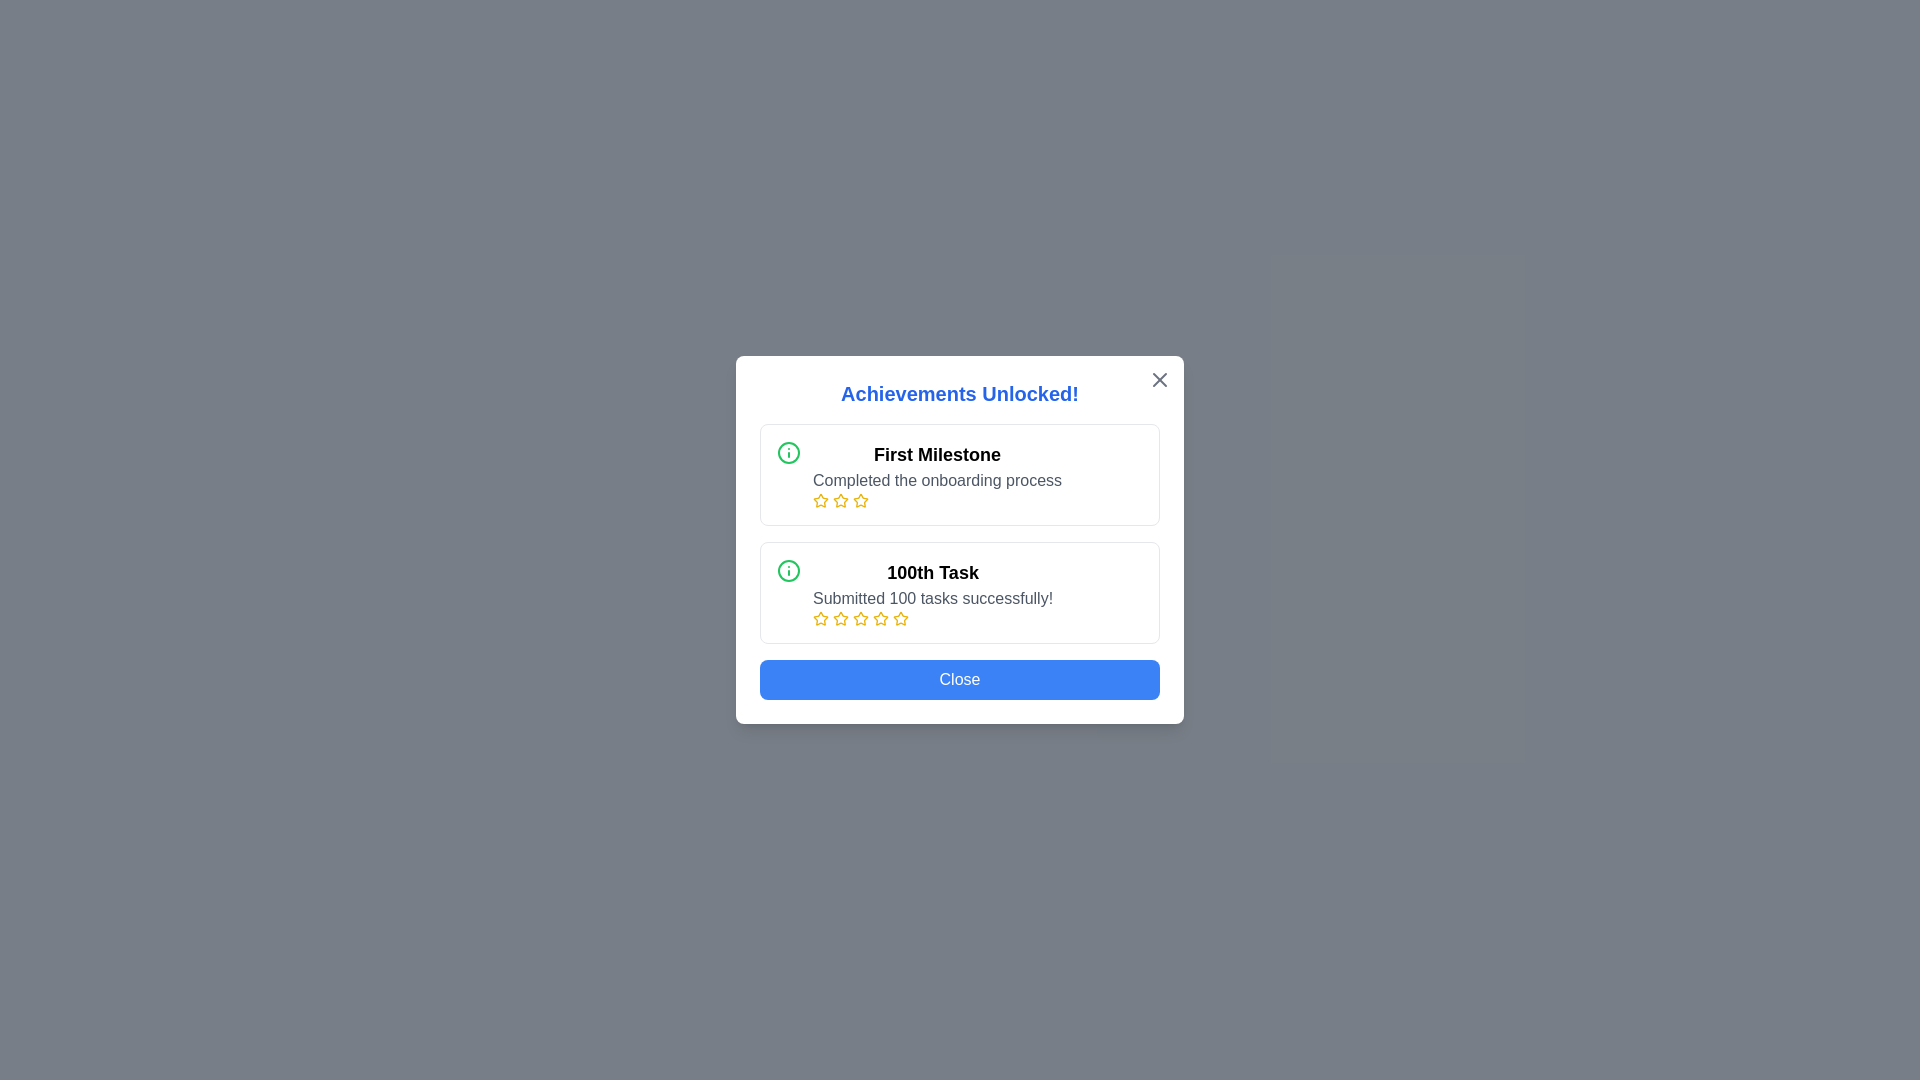 Image resolution: width=1920 pixels, height=1080 pixels. What do you see at coordinates (932, 597) in the screenshot?
I see `the static text label that reads 'Submitted 100 tasks successfully!' in gray font, located beneath the '100th Task' heading in the achievements modal` at bounding box center [932, 597].